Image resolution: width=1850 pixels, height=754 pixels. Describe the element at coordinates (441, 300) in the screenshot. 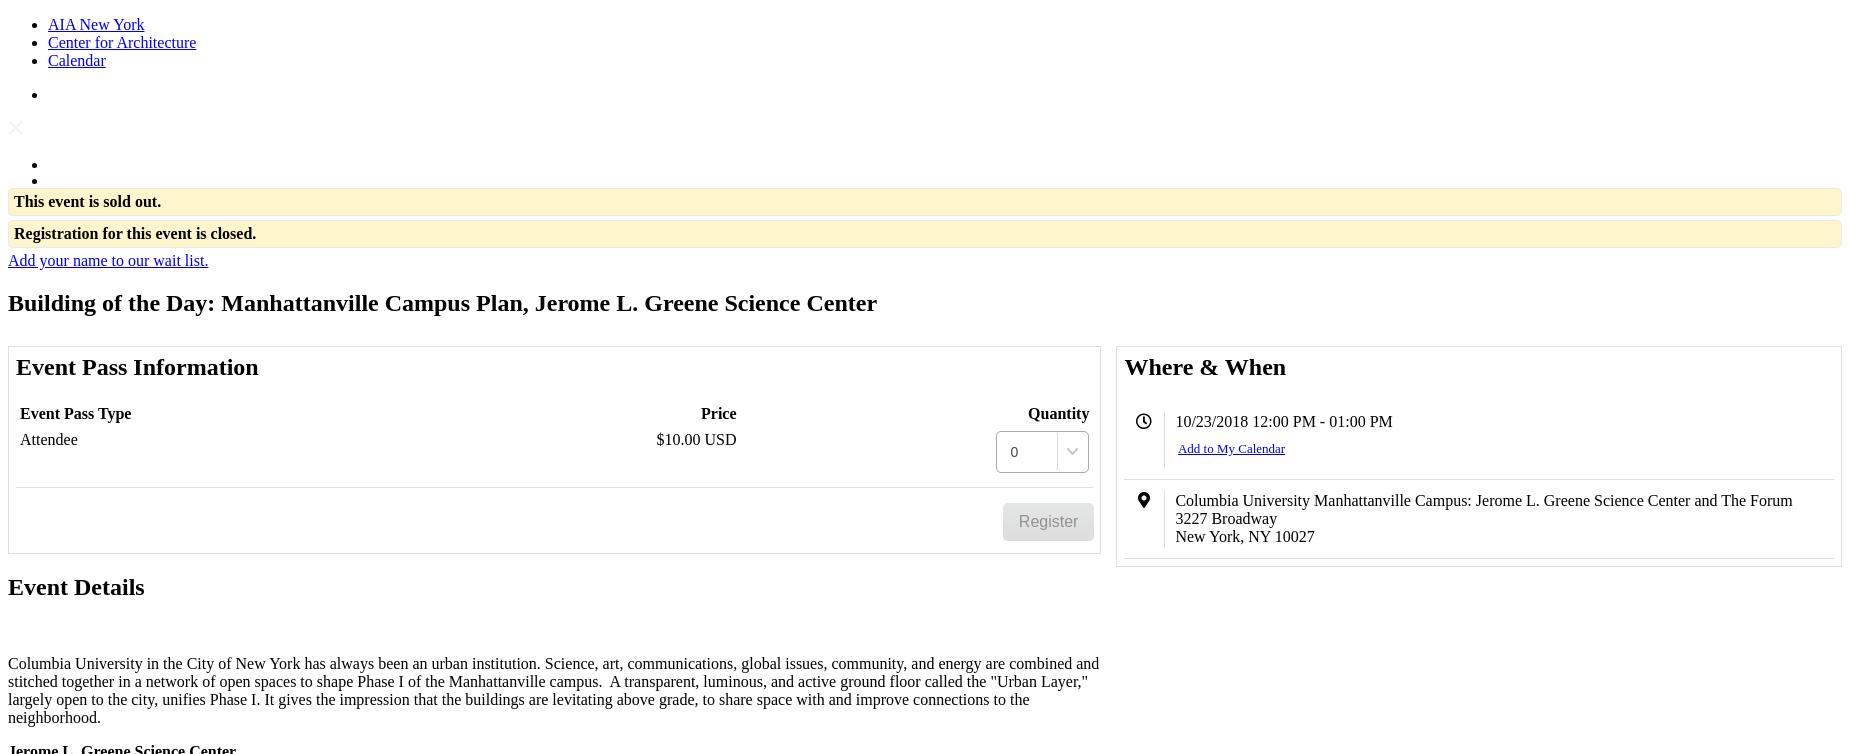

I see `'Building of the Day: Manhattanville Campus Plan, Jerome L. Greene Science Center'` at that location.